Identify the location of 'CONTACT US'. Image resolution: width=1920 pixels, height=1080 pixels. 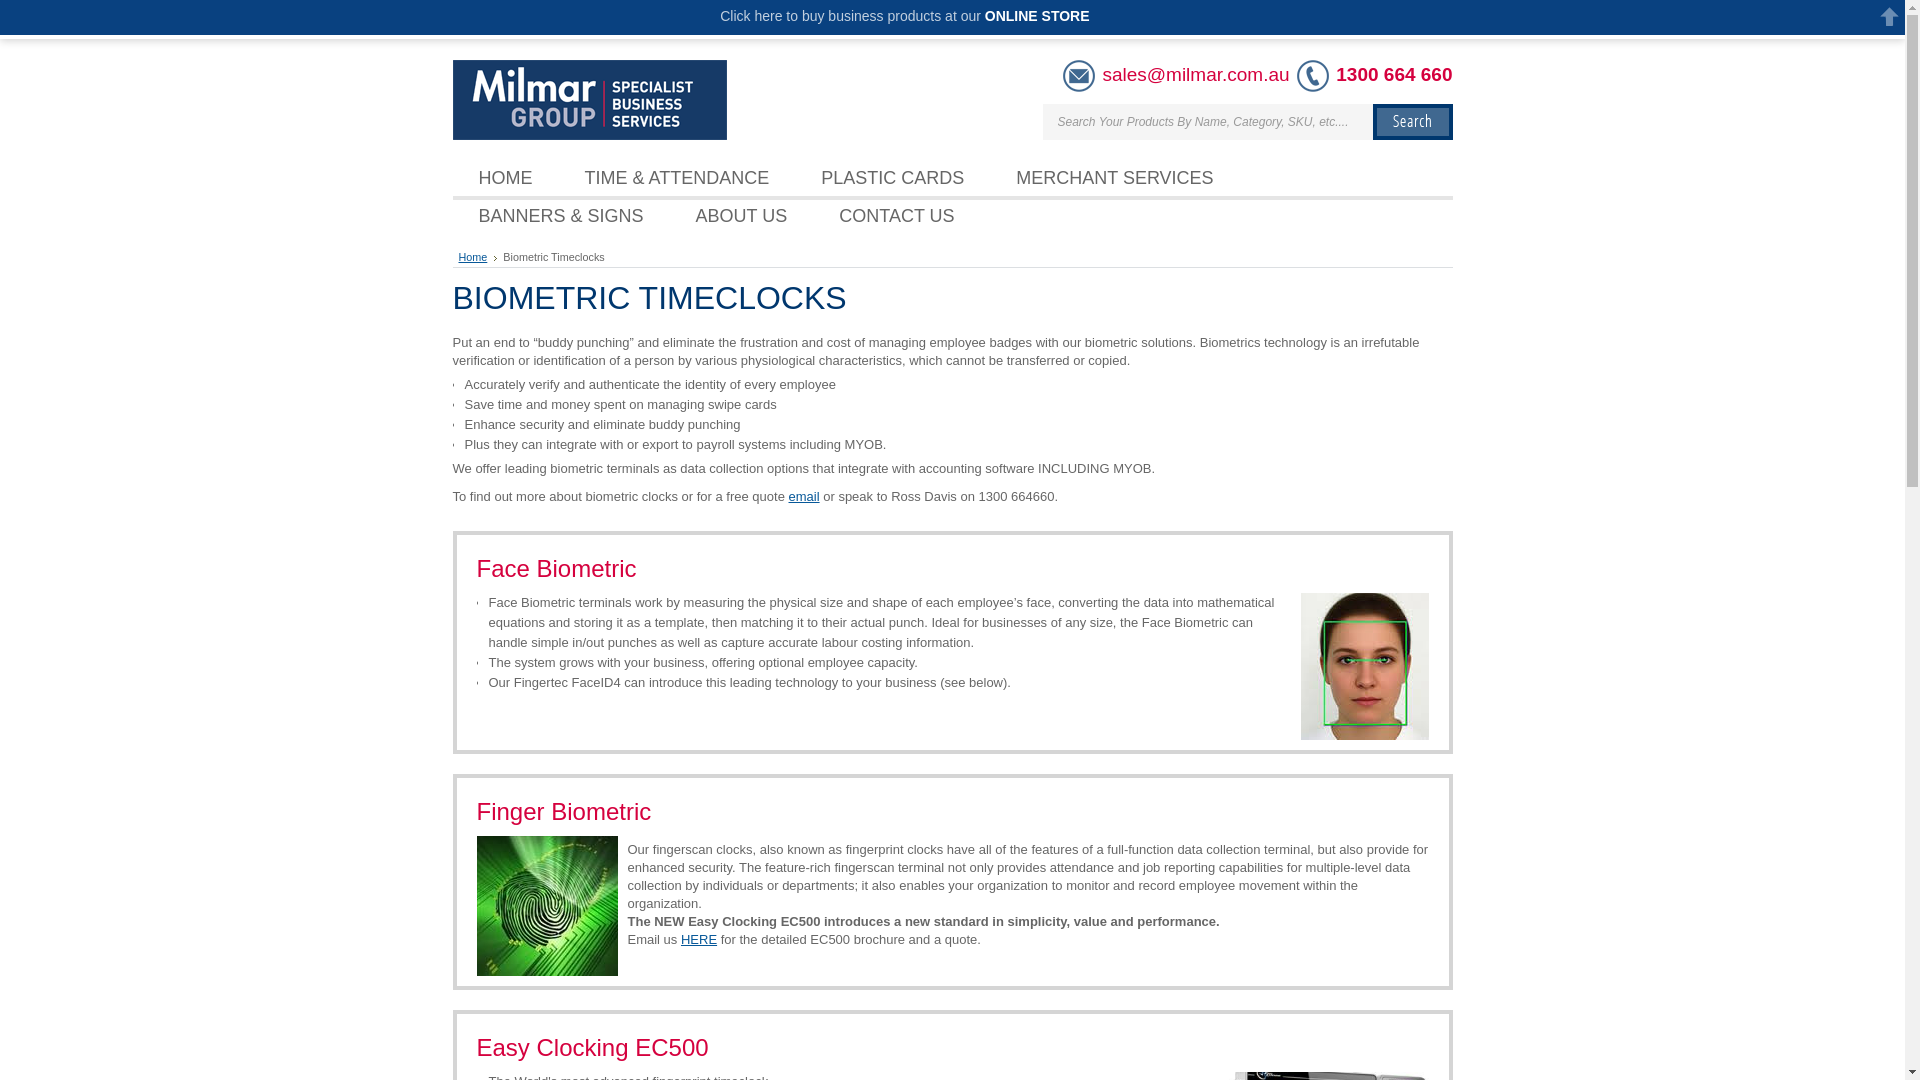
(895, 216).